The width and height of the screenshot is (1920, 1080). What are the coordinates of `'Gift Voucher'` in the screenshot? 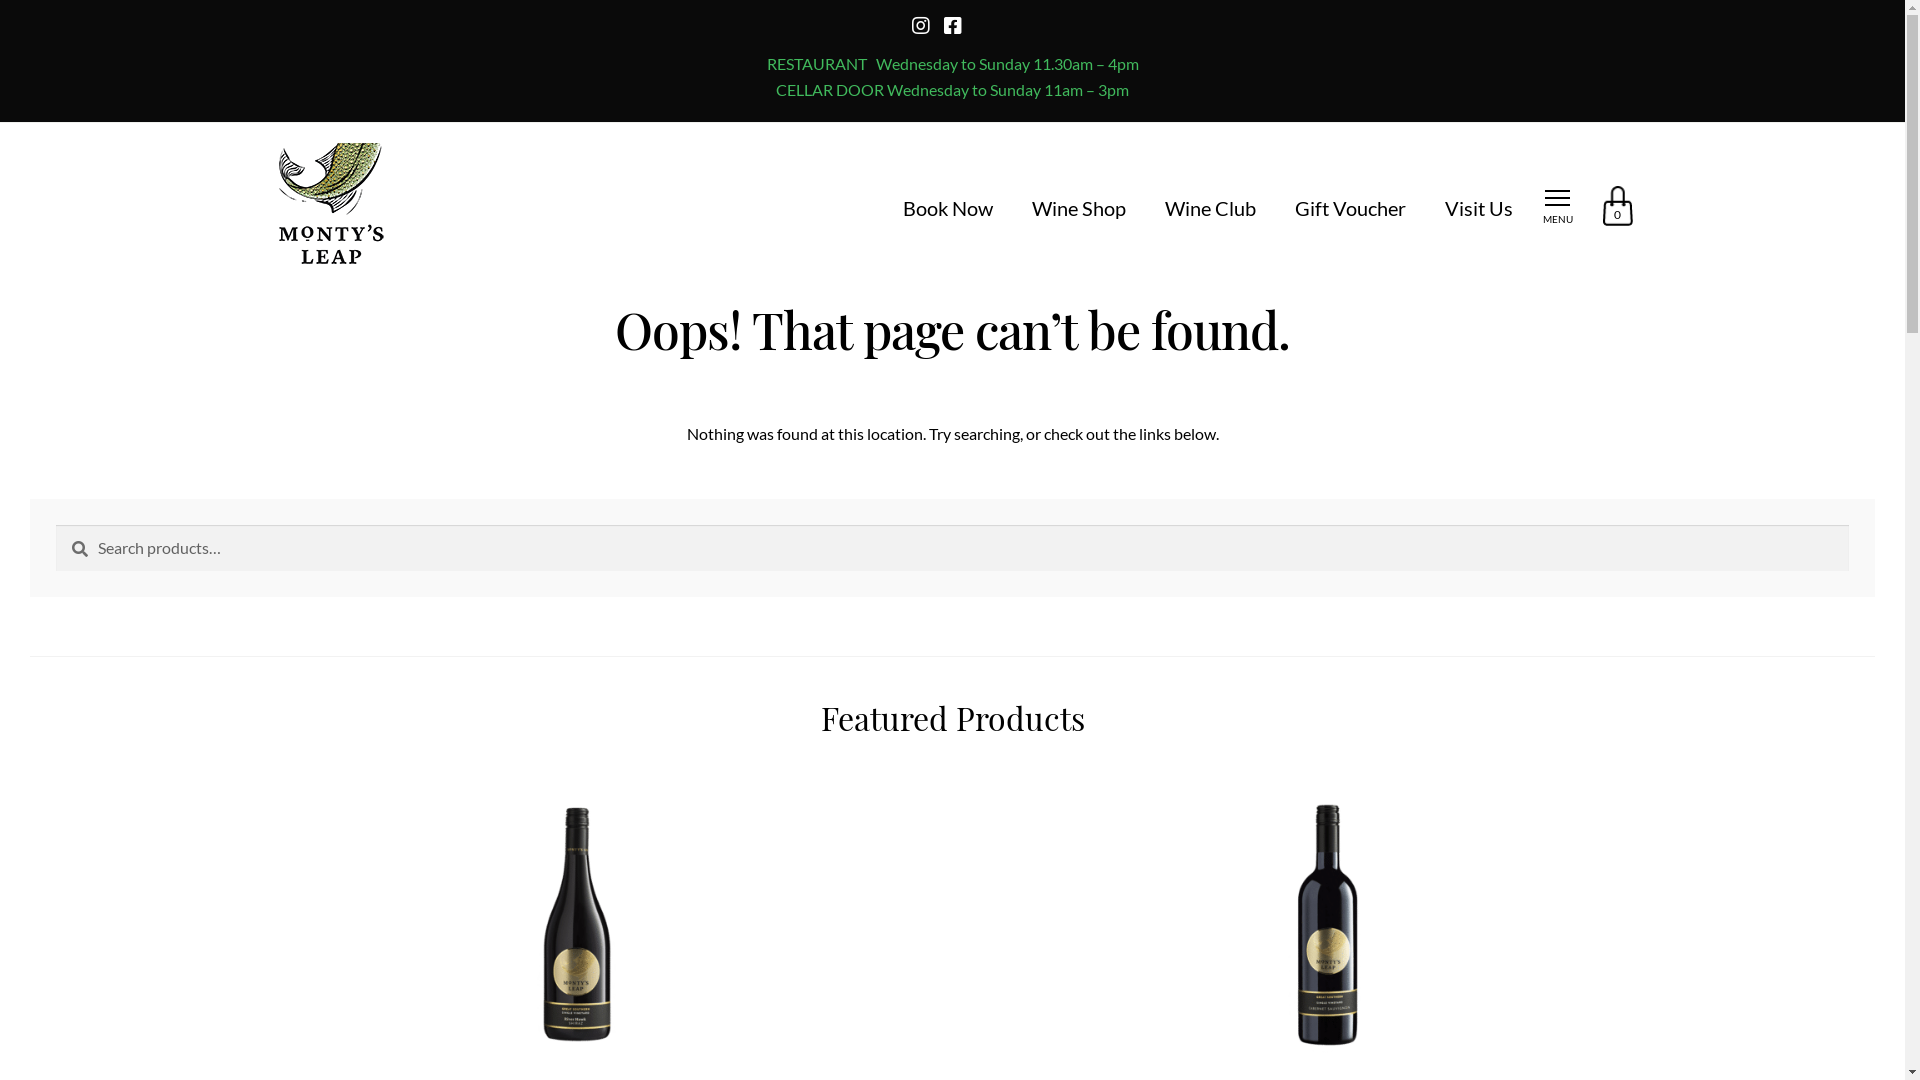 It's located at (1294, 208).